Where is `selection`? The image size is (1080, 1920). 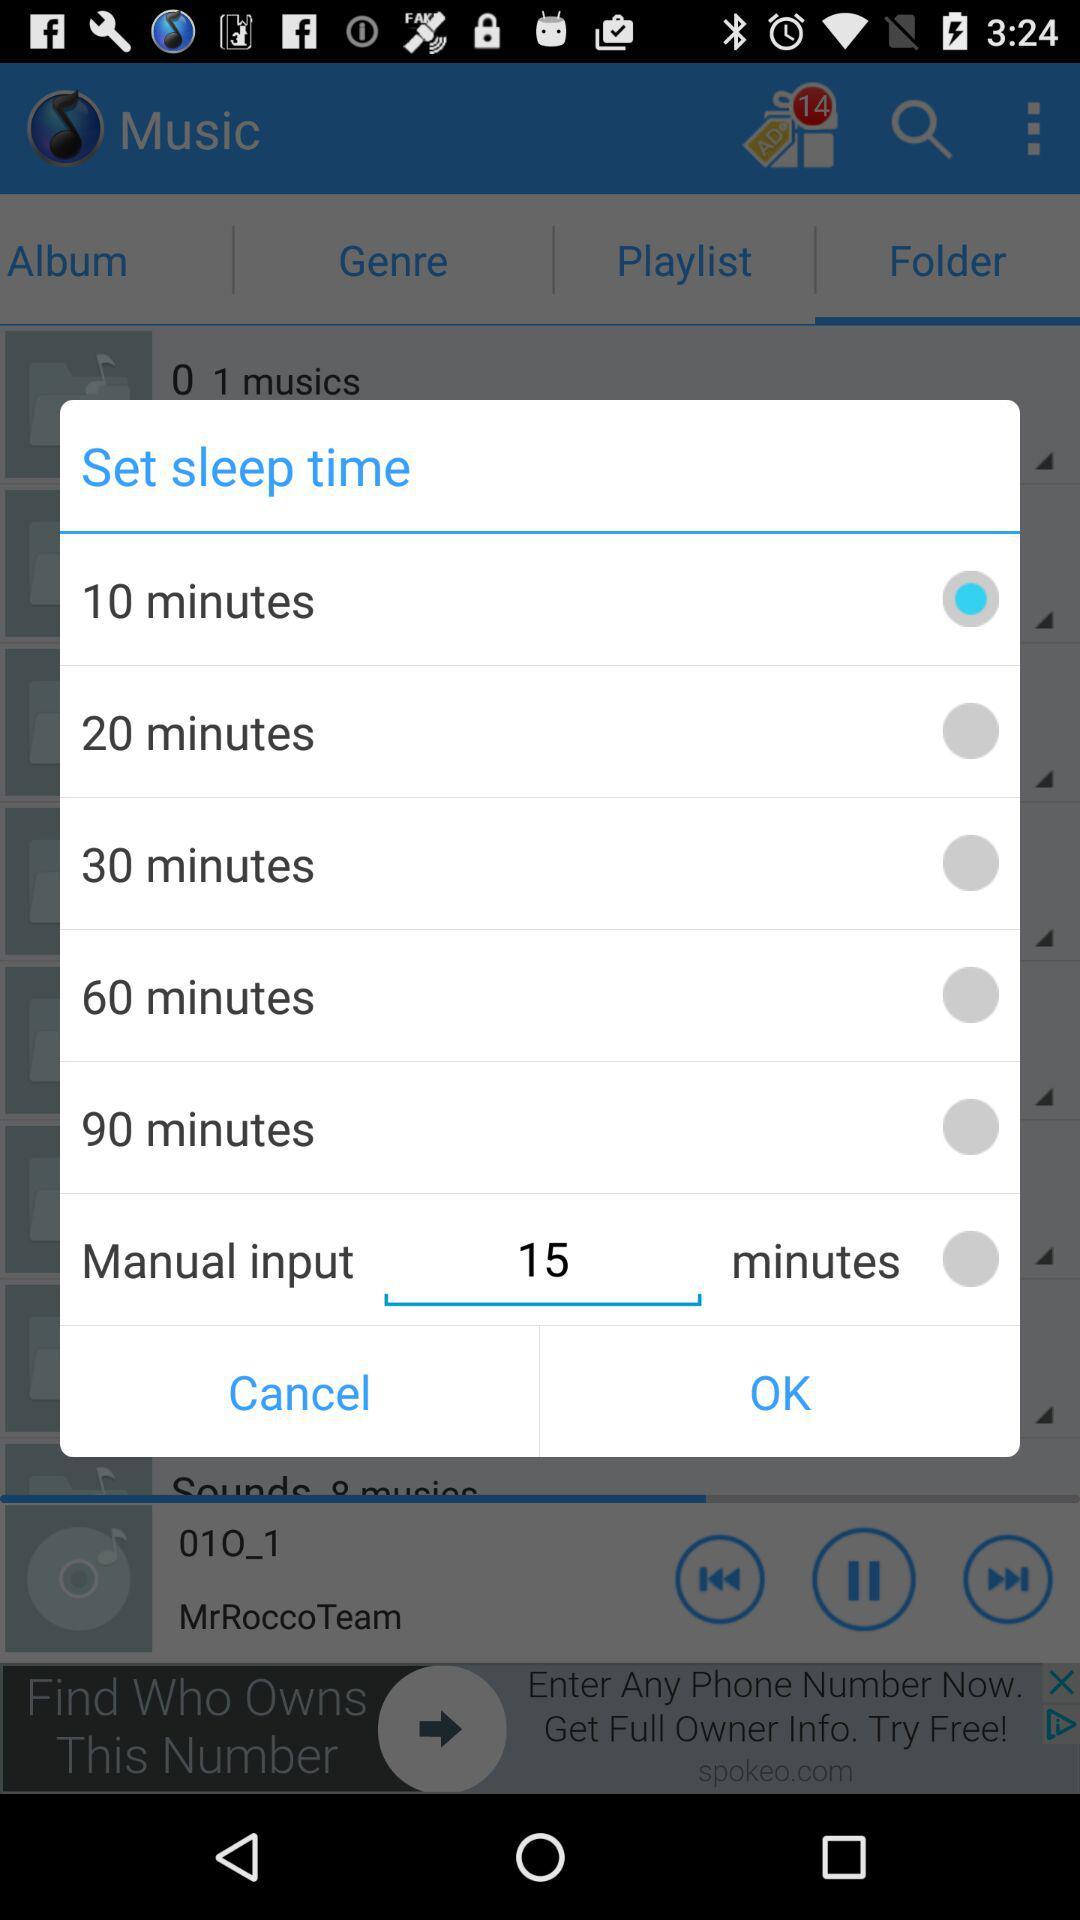
selection is located at coordinates (969, 863).